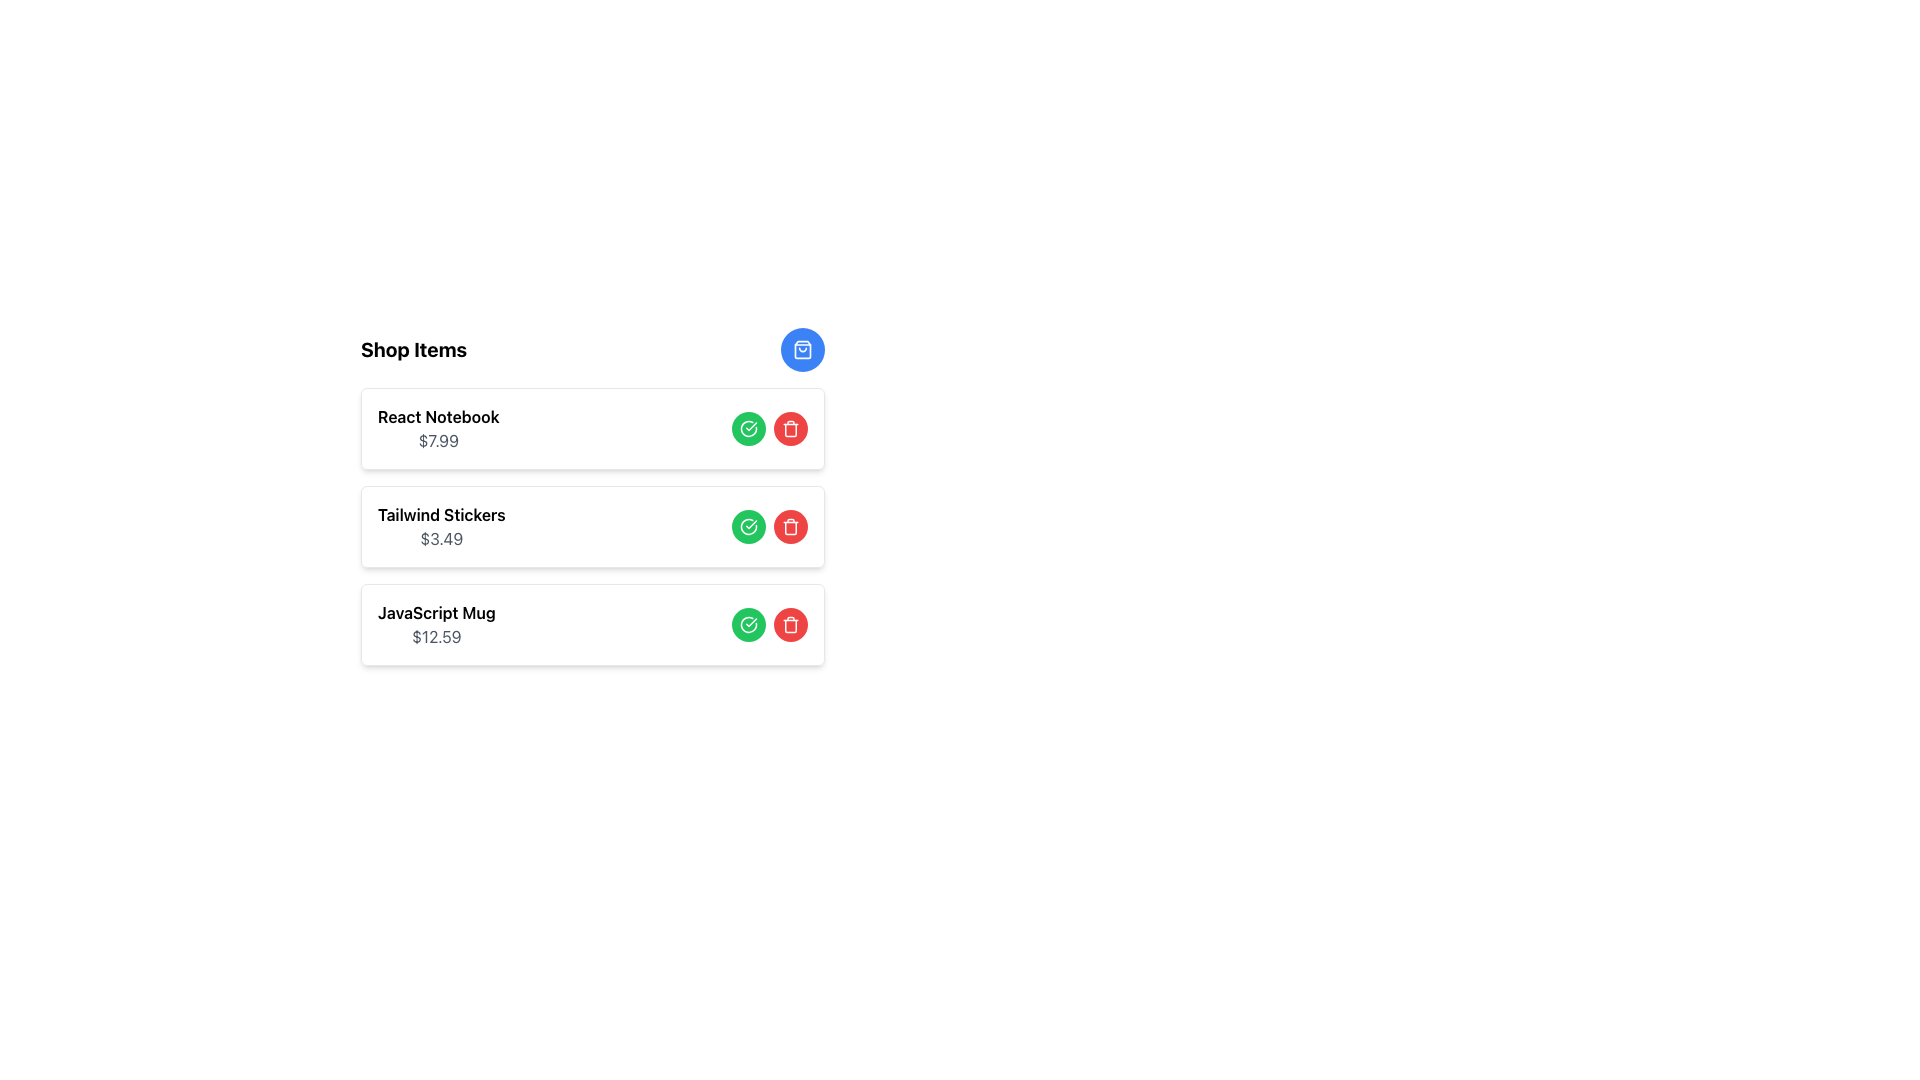 Image resolution: width=1920 pixels, height=1080 pixels. What do you see at coordinates (440, 526) in the screenshot?
I see `the static text display showing 'Tailwind Stickers' and its price '$3.49', which is the second product entry in the list, located slightly below the midpoint on the left side of the interface` at bounding box center [440, 526].